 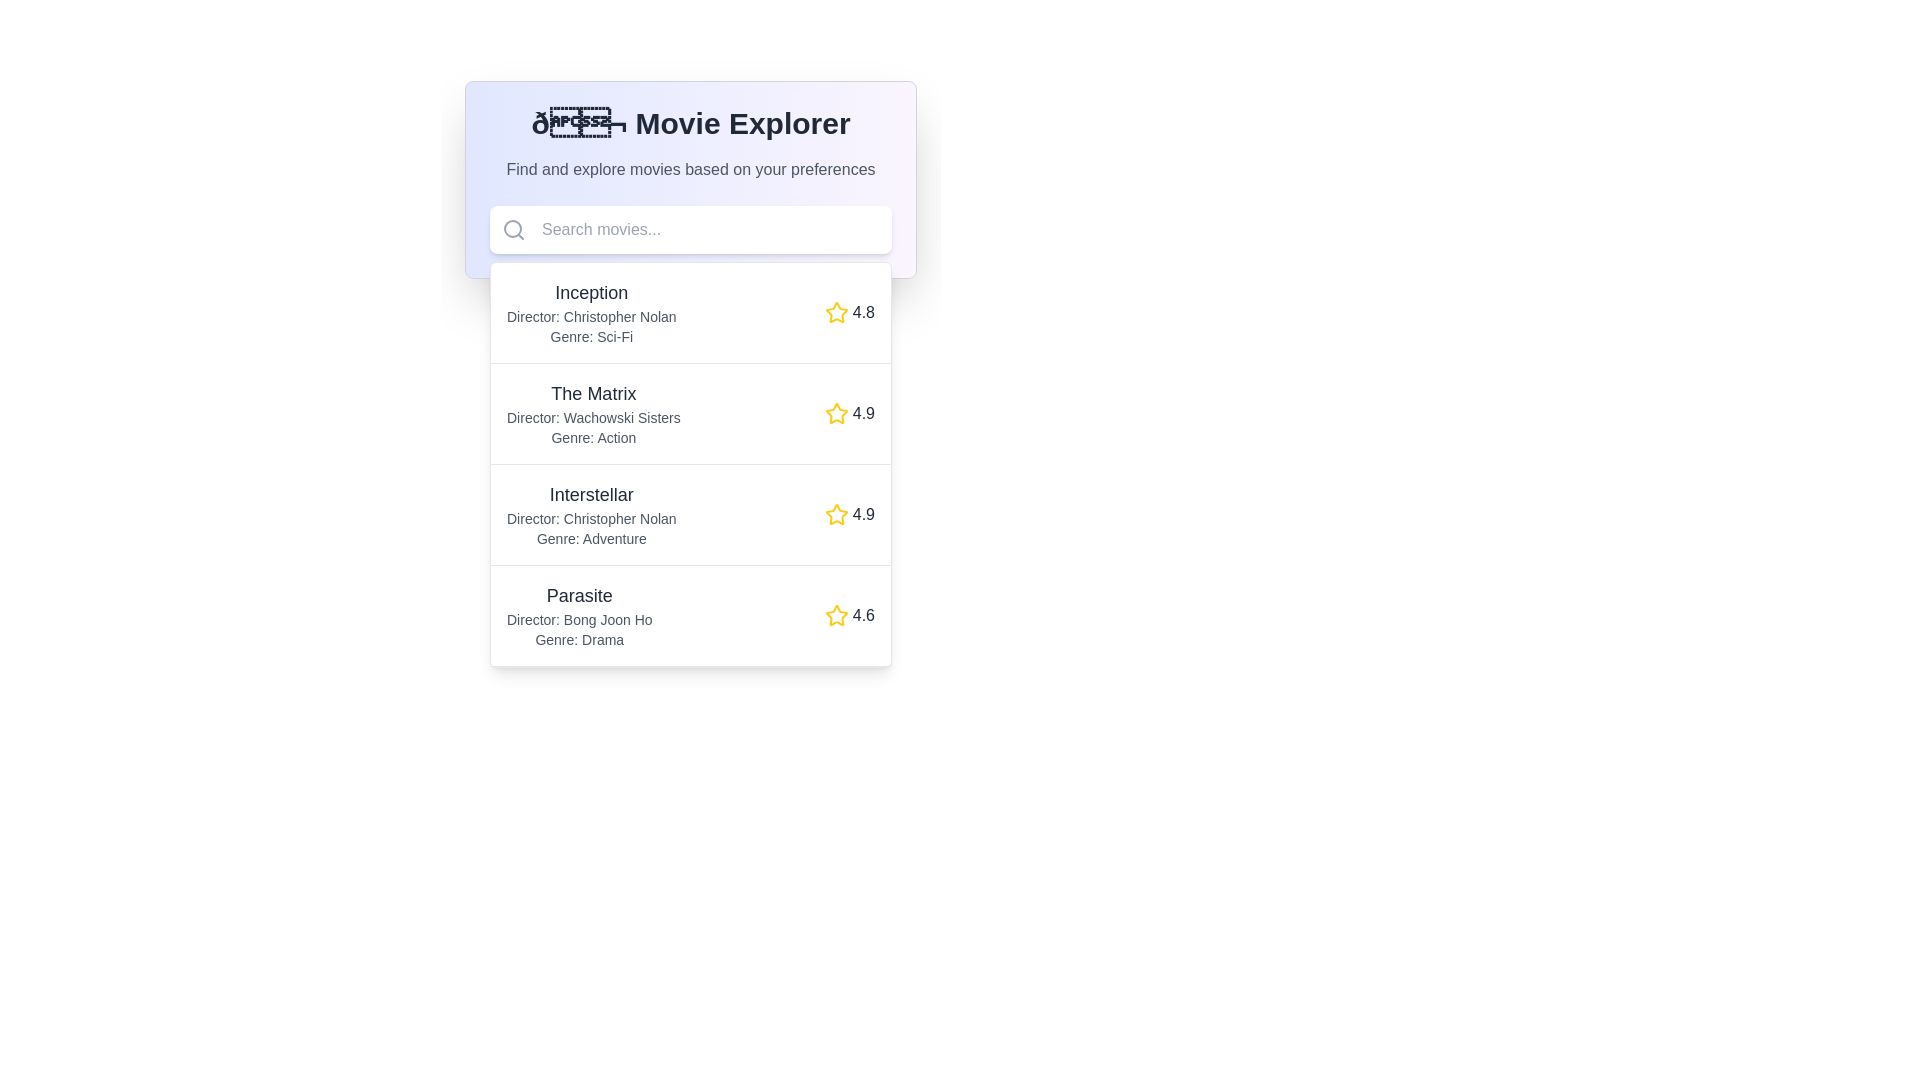 What do you see at coordinates (836, 412) in the screenshot?
I see `the prominent yellow star icon adjacent to the text '4.9' in the second movie entry for 'The Matrix' to interact with the rating system` at bounding box center [836, 412].